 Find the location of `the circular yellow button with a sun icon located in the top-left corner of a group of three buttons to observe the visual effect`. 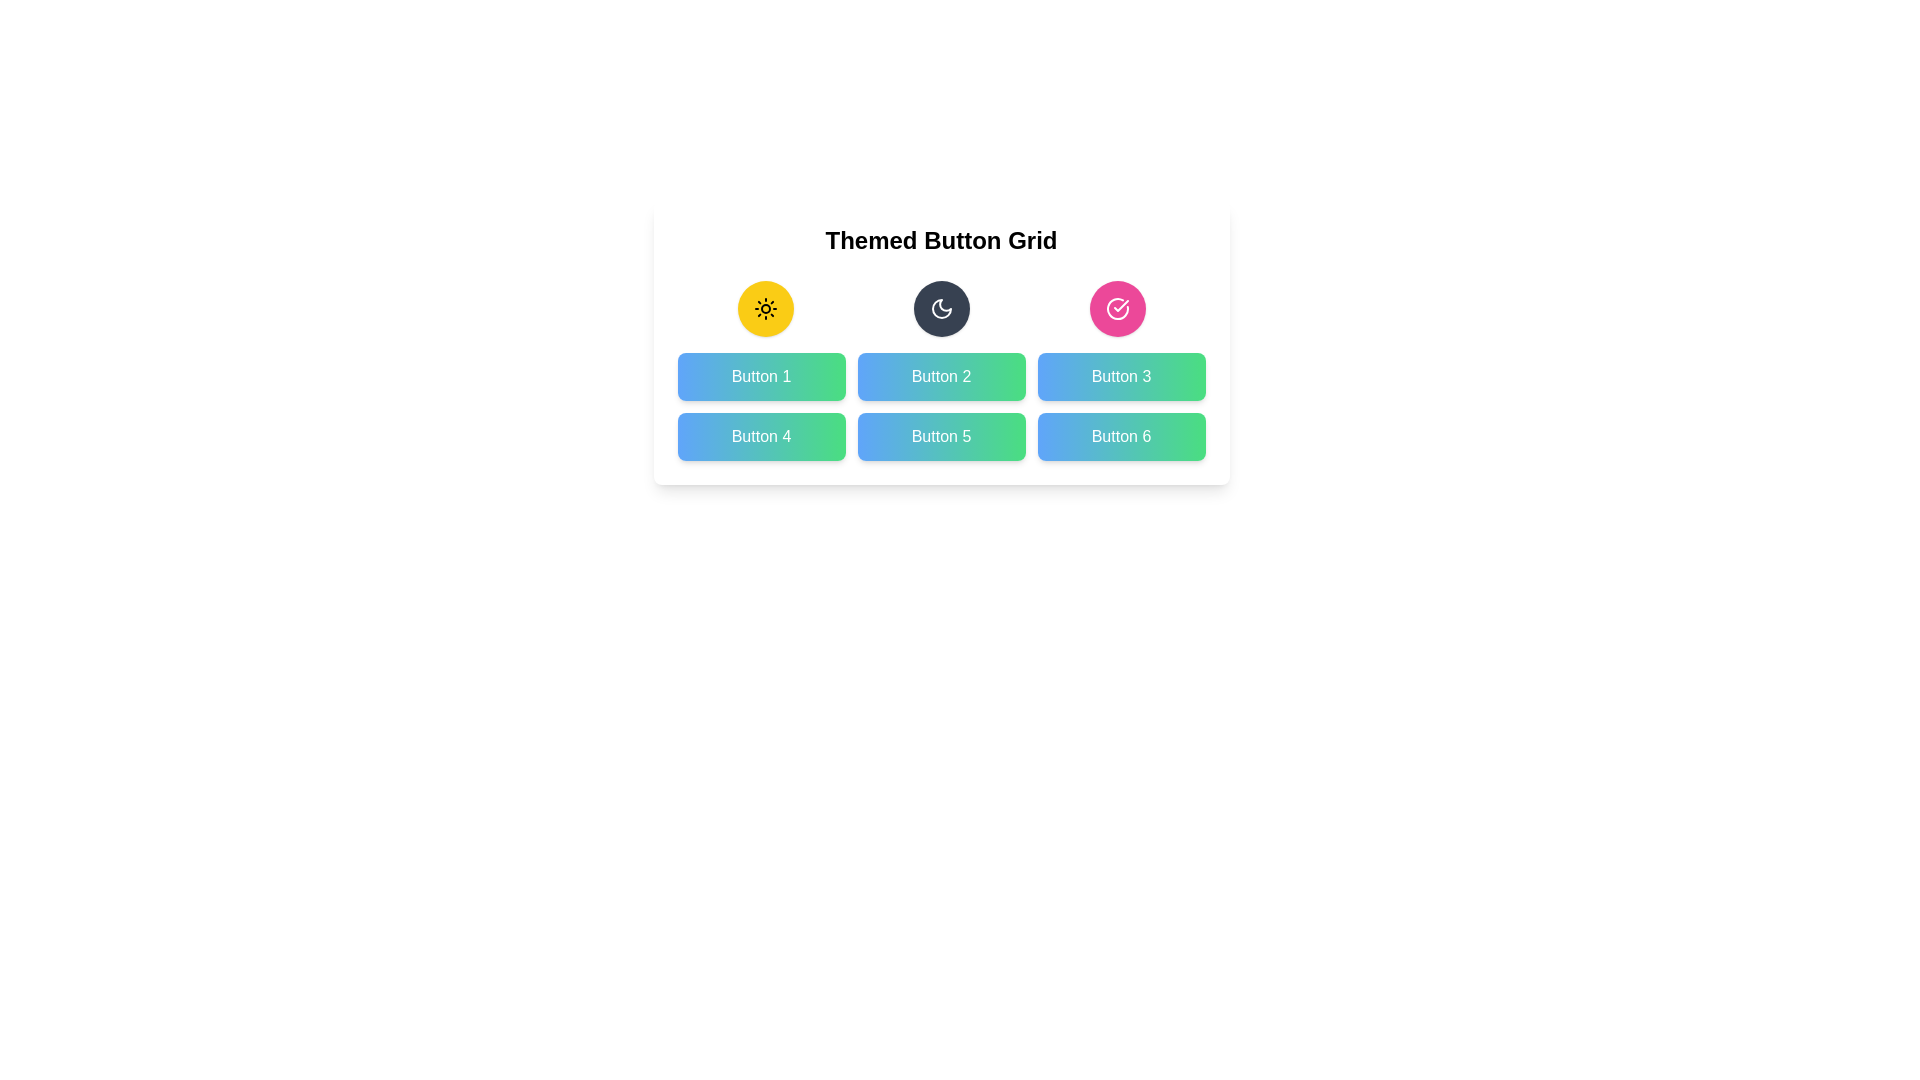

the circular yellow button with a sun icon located in the top-left corner of a group of three buttons to observe the visual effect is located at coordinates (764, 308).